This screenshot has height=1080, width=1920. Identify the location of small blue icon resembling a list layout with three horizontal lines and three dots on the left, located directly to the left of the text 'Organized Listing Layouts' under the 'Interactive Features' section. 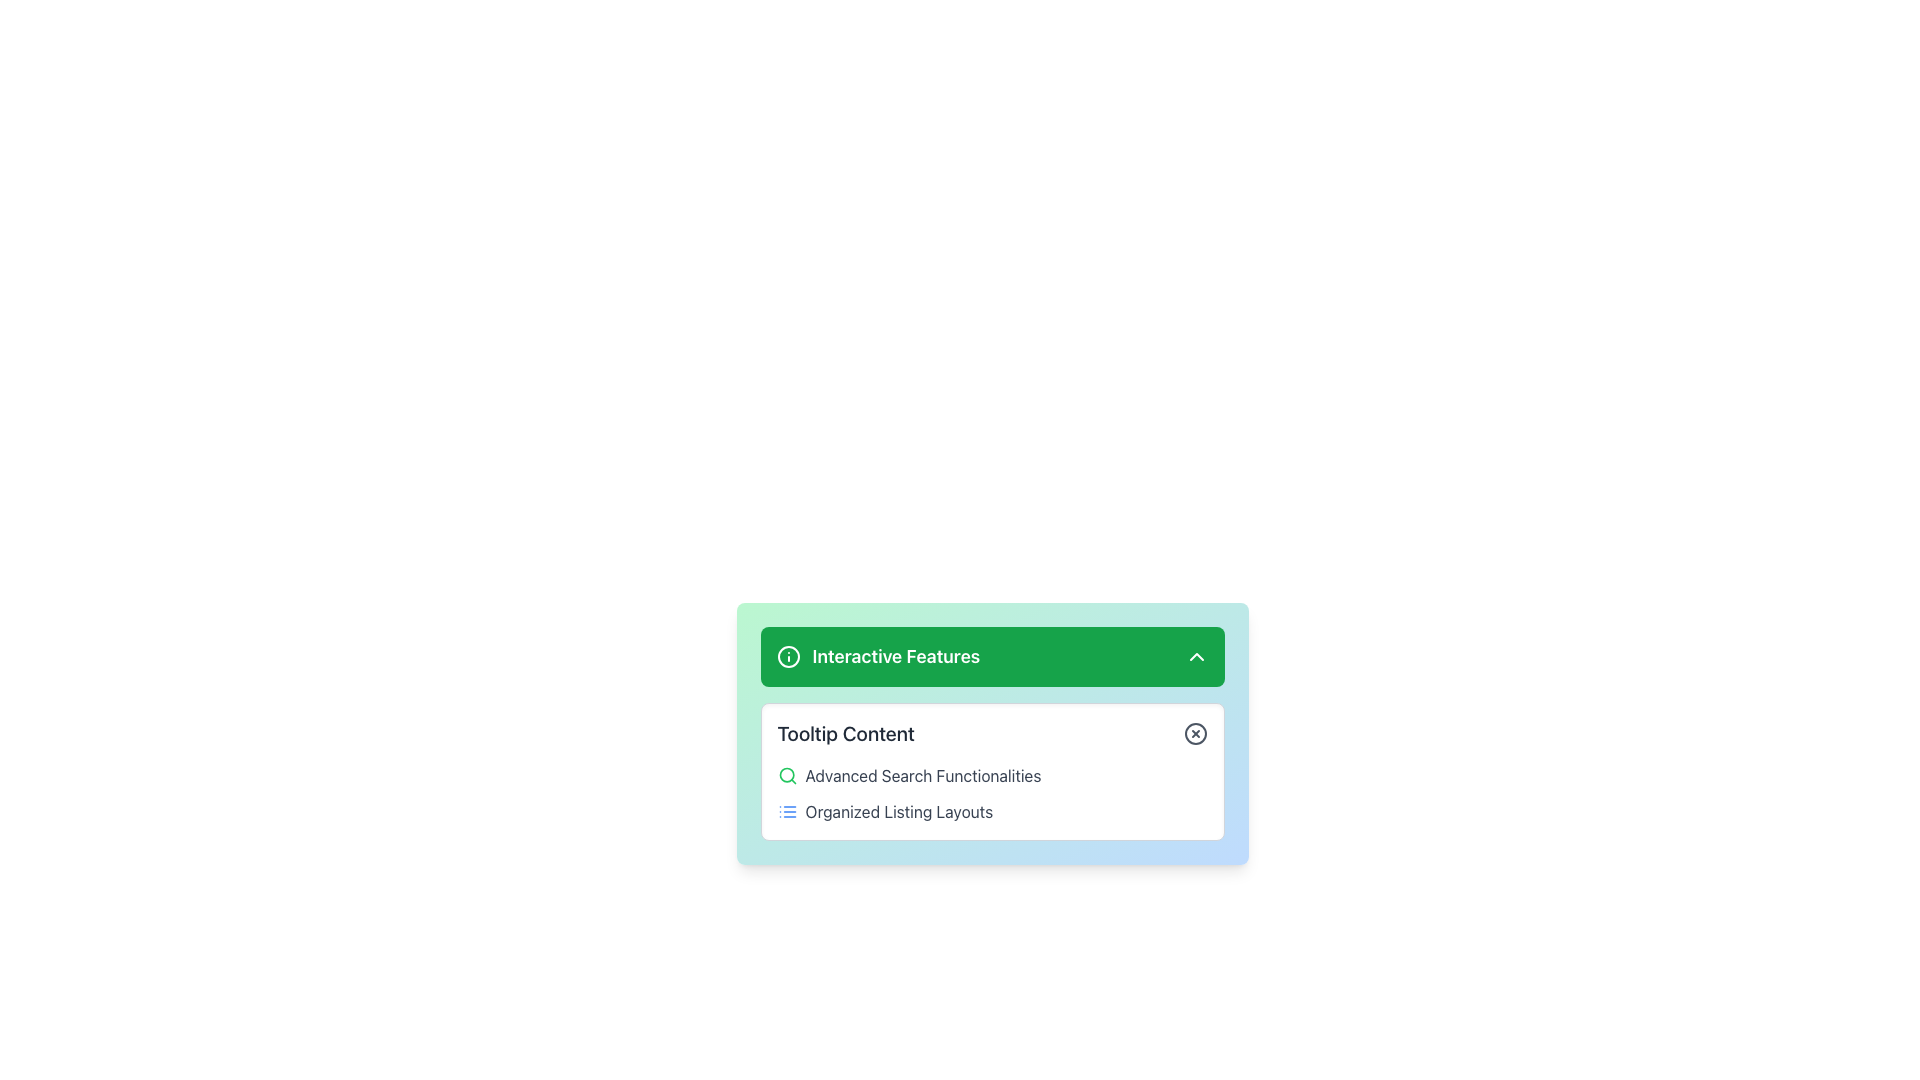
(786, 812).